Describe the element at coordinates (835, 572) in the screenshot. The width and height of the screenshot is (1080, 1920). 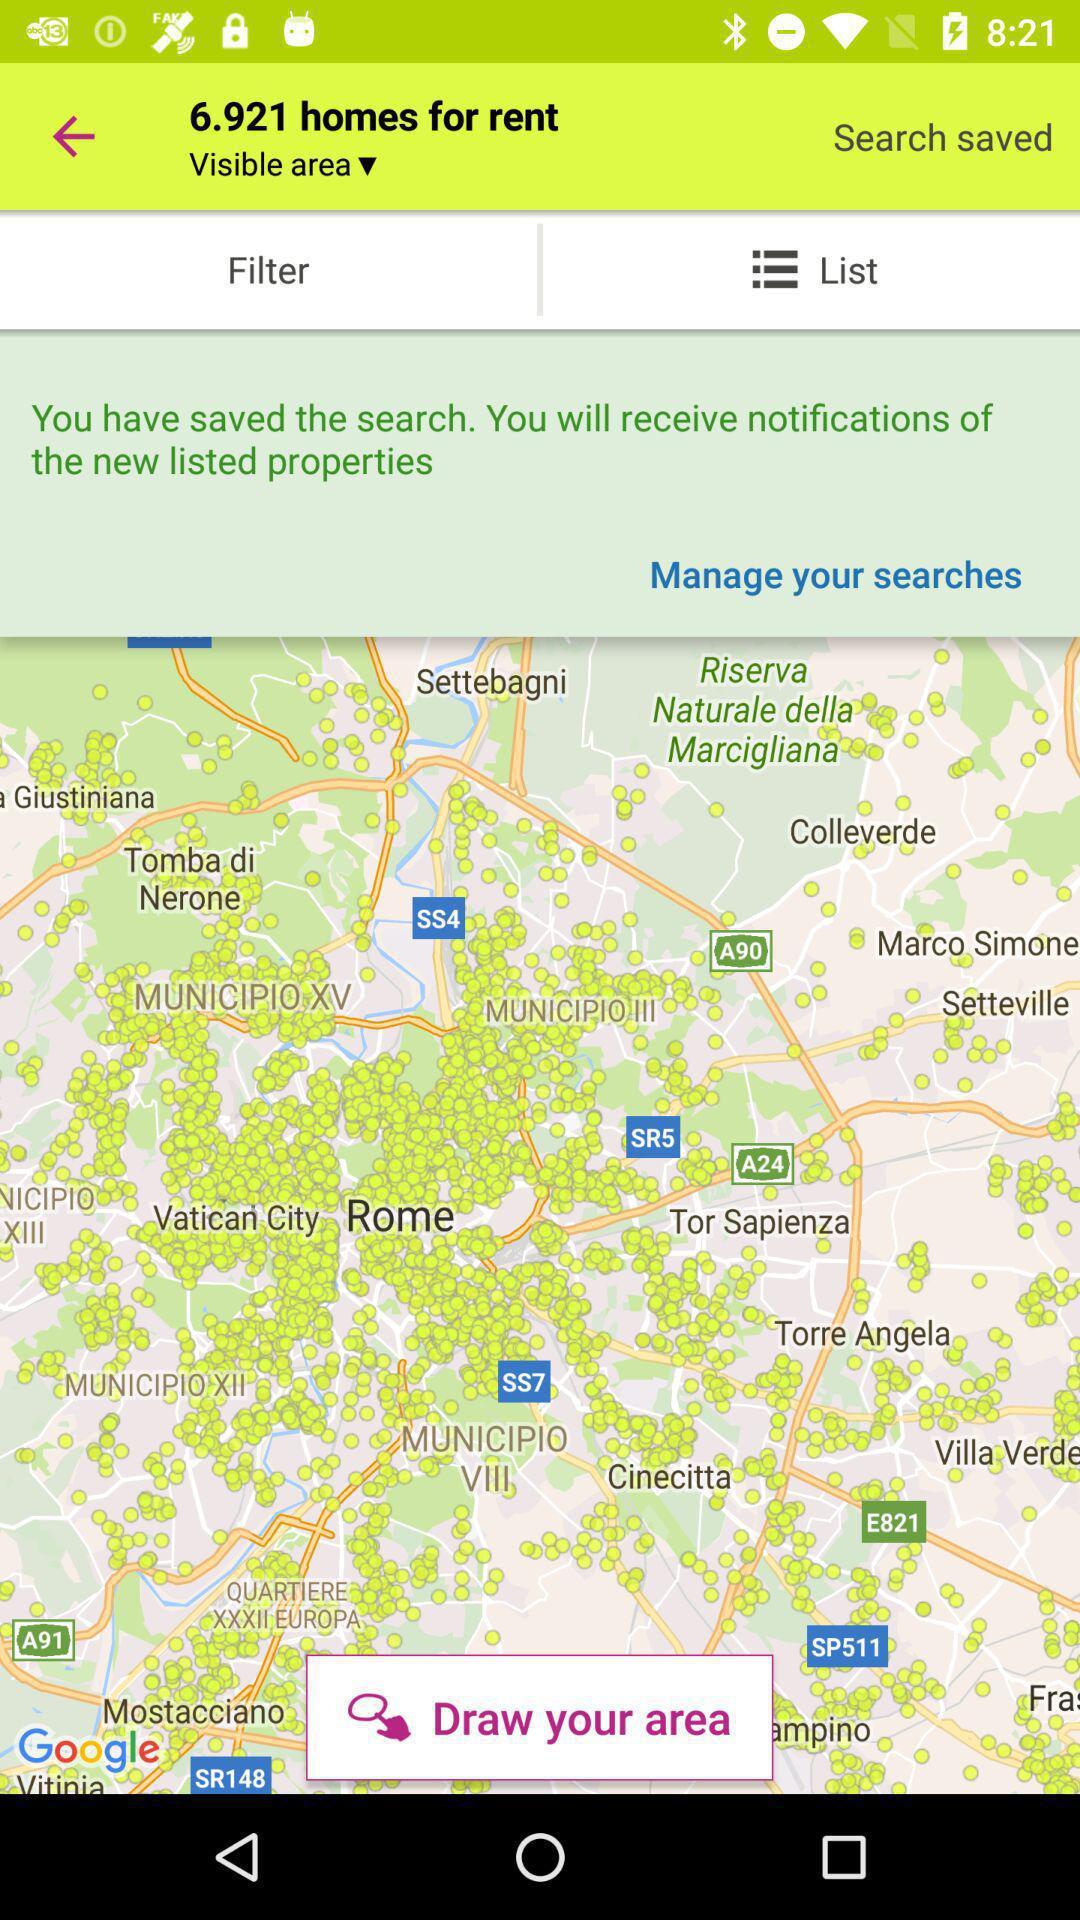
I see `manage your searches item` at that location.